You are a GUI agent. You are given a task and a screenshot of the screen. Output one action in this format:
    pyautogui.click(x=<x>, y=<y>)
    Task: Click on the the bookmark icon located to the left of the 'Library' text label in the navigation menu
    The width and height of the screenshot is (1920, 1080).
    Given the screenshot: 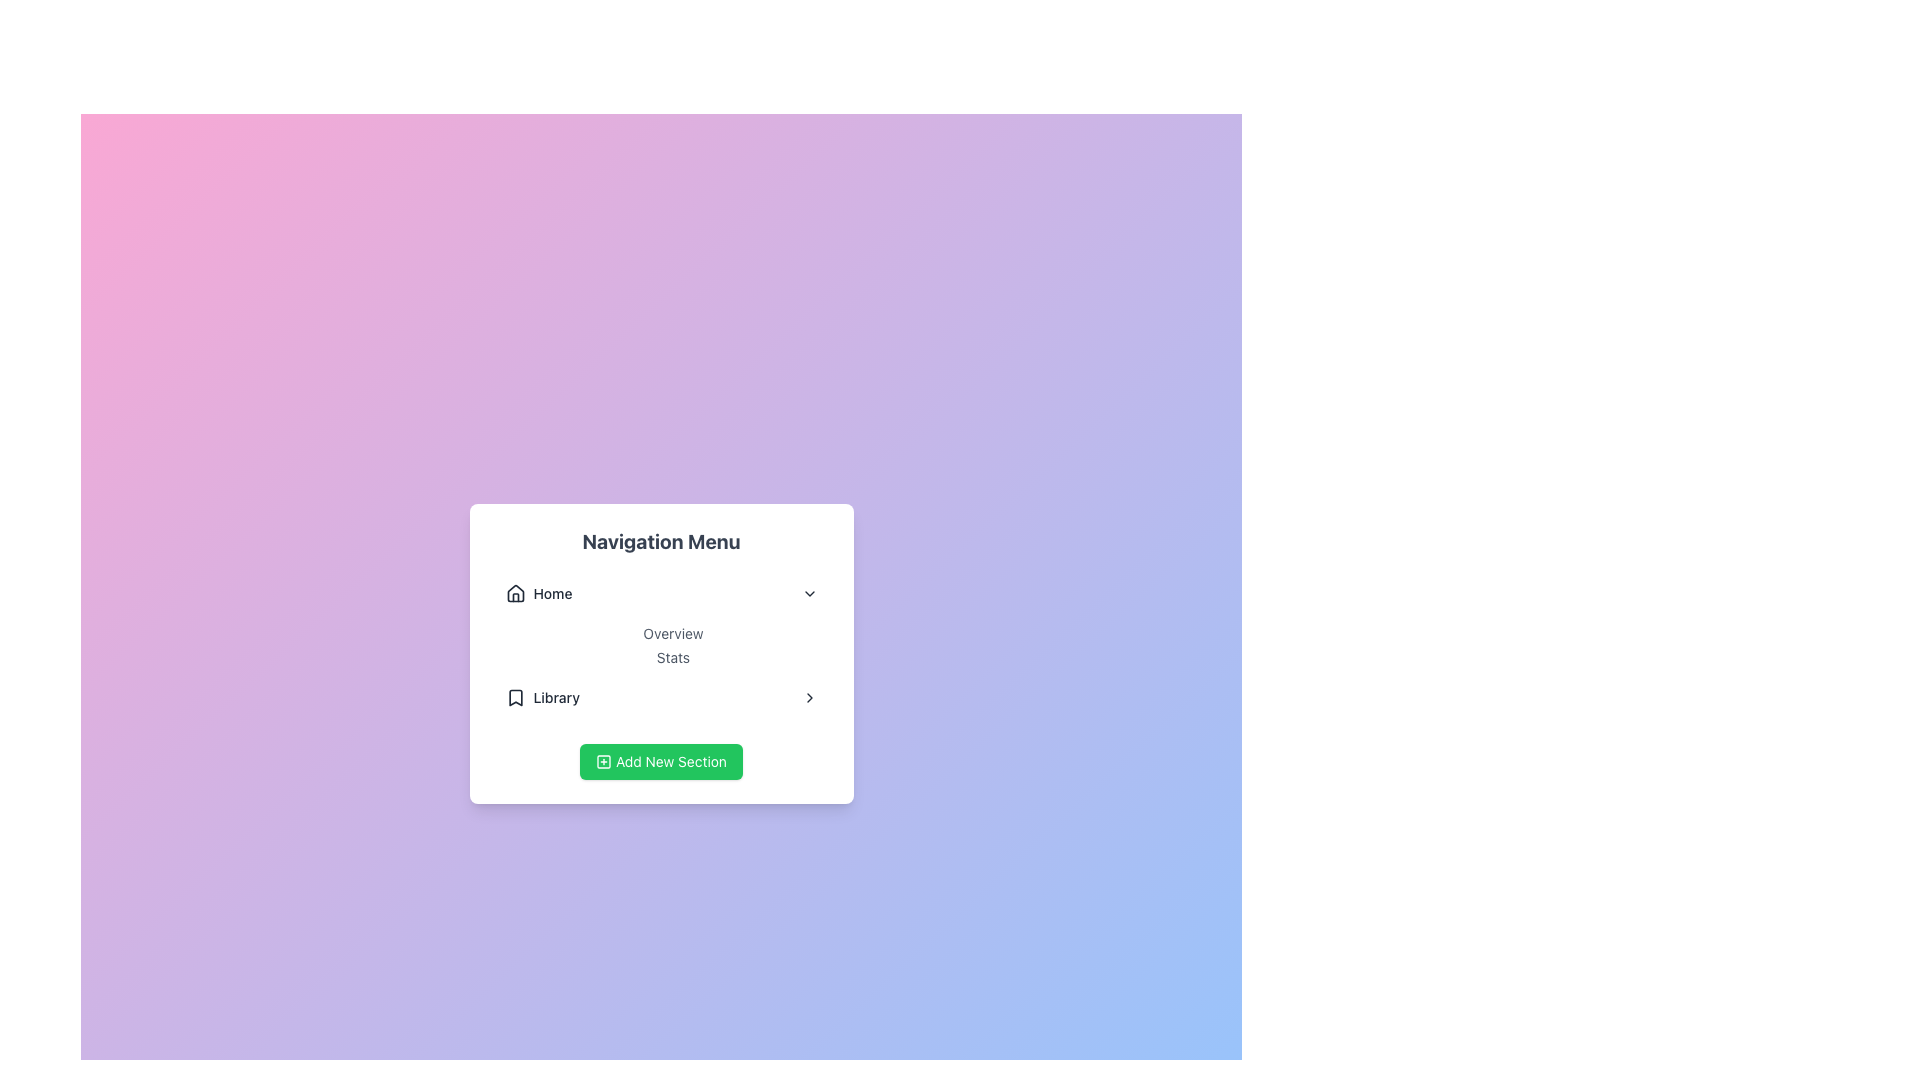 What is the action you would take?
    pyautogui.click(x=515, y=697)
    